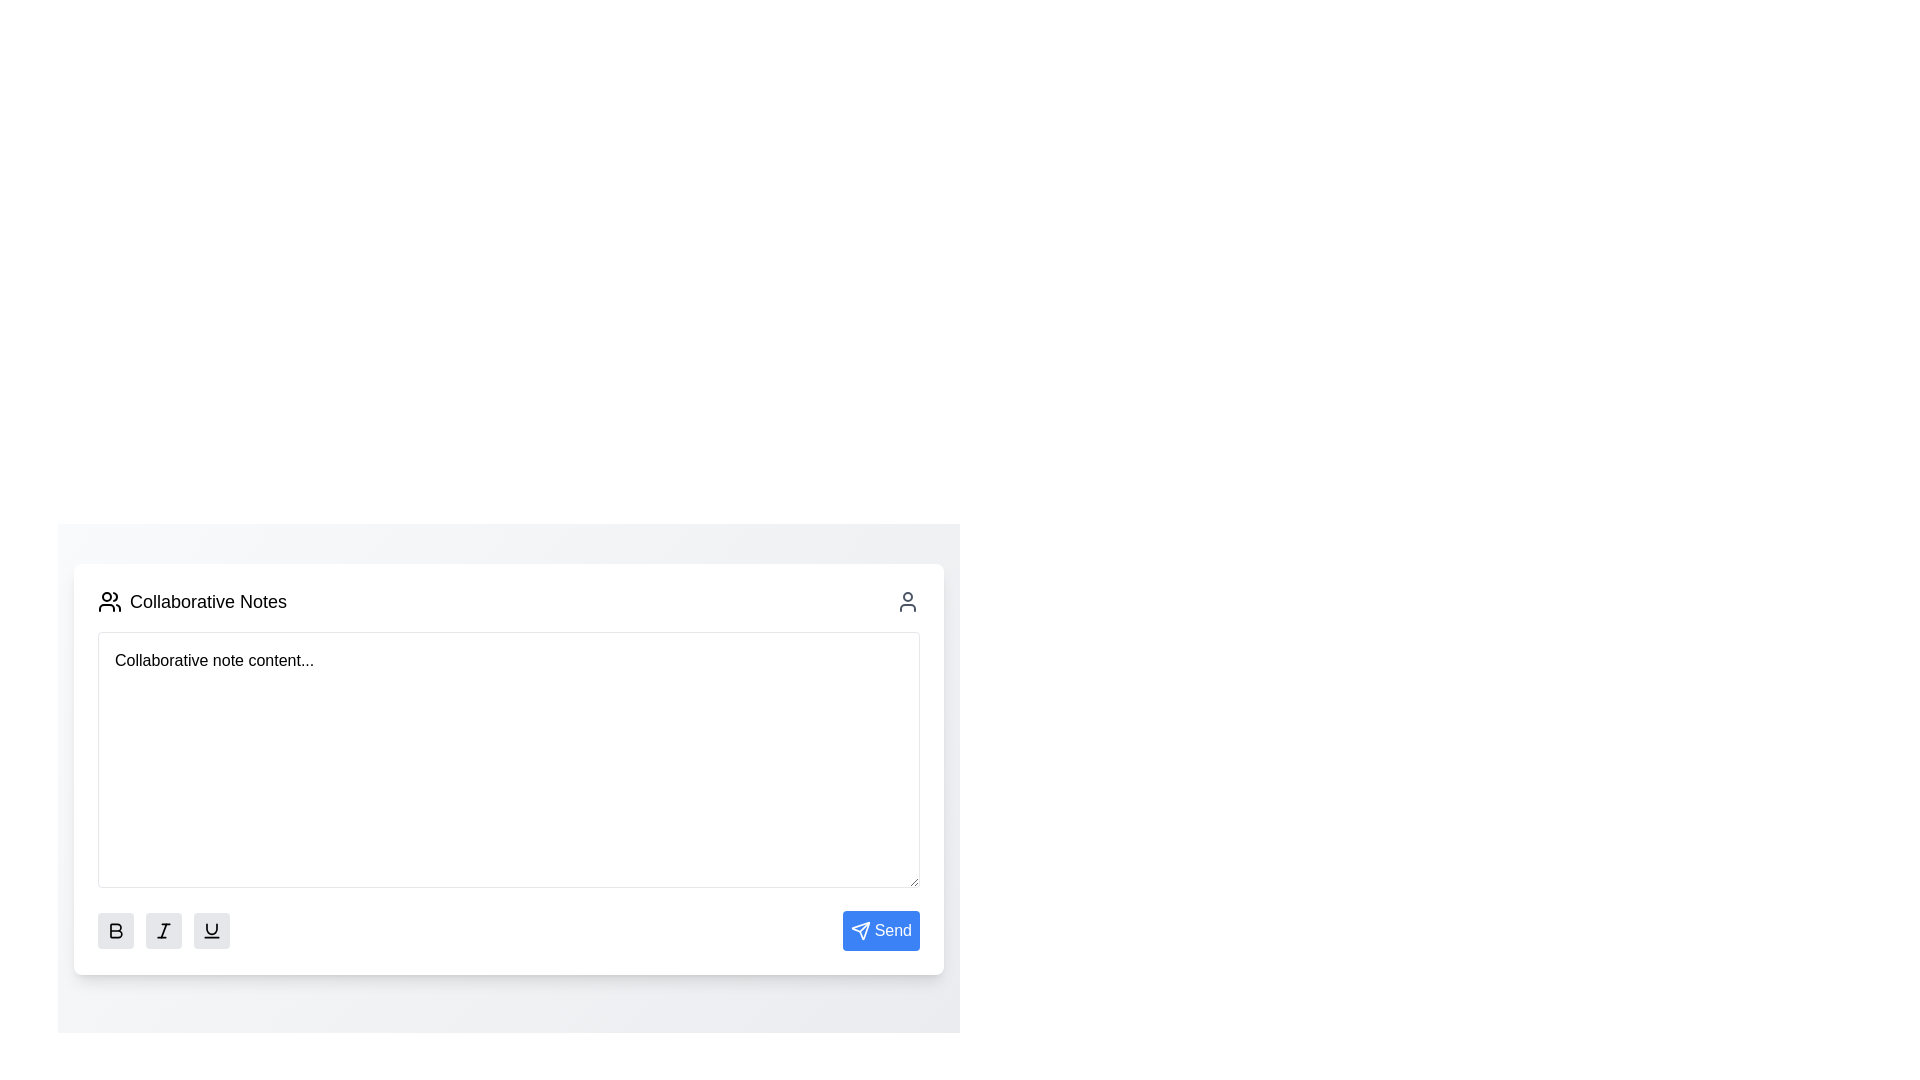 The image size is (1920, 1080). What do you see at coordinates (163, 930) in the screenshot?
I see `the italic icon button, which is a slanted 'I' located in the formatting toolbar beneath the 'Collaborative Notes' input area, specifically the second button from the left` at bounding box center [163, 930].